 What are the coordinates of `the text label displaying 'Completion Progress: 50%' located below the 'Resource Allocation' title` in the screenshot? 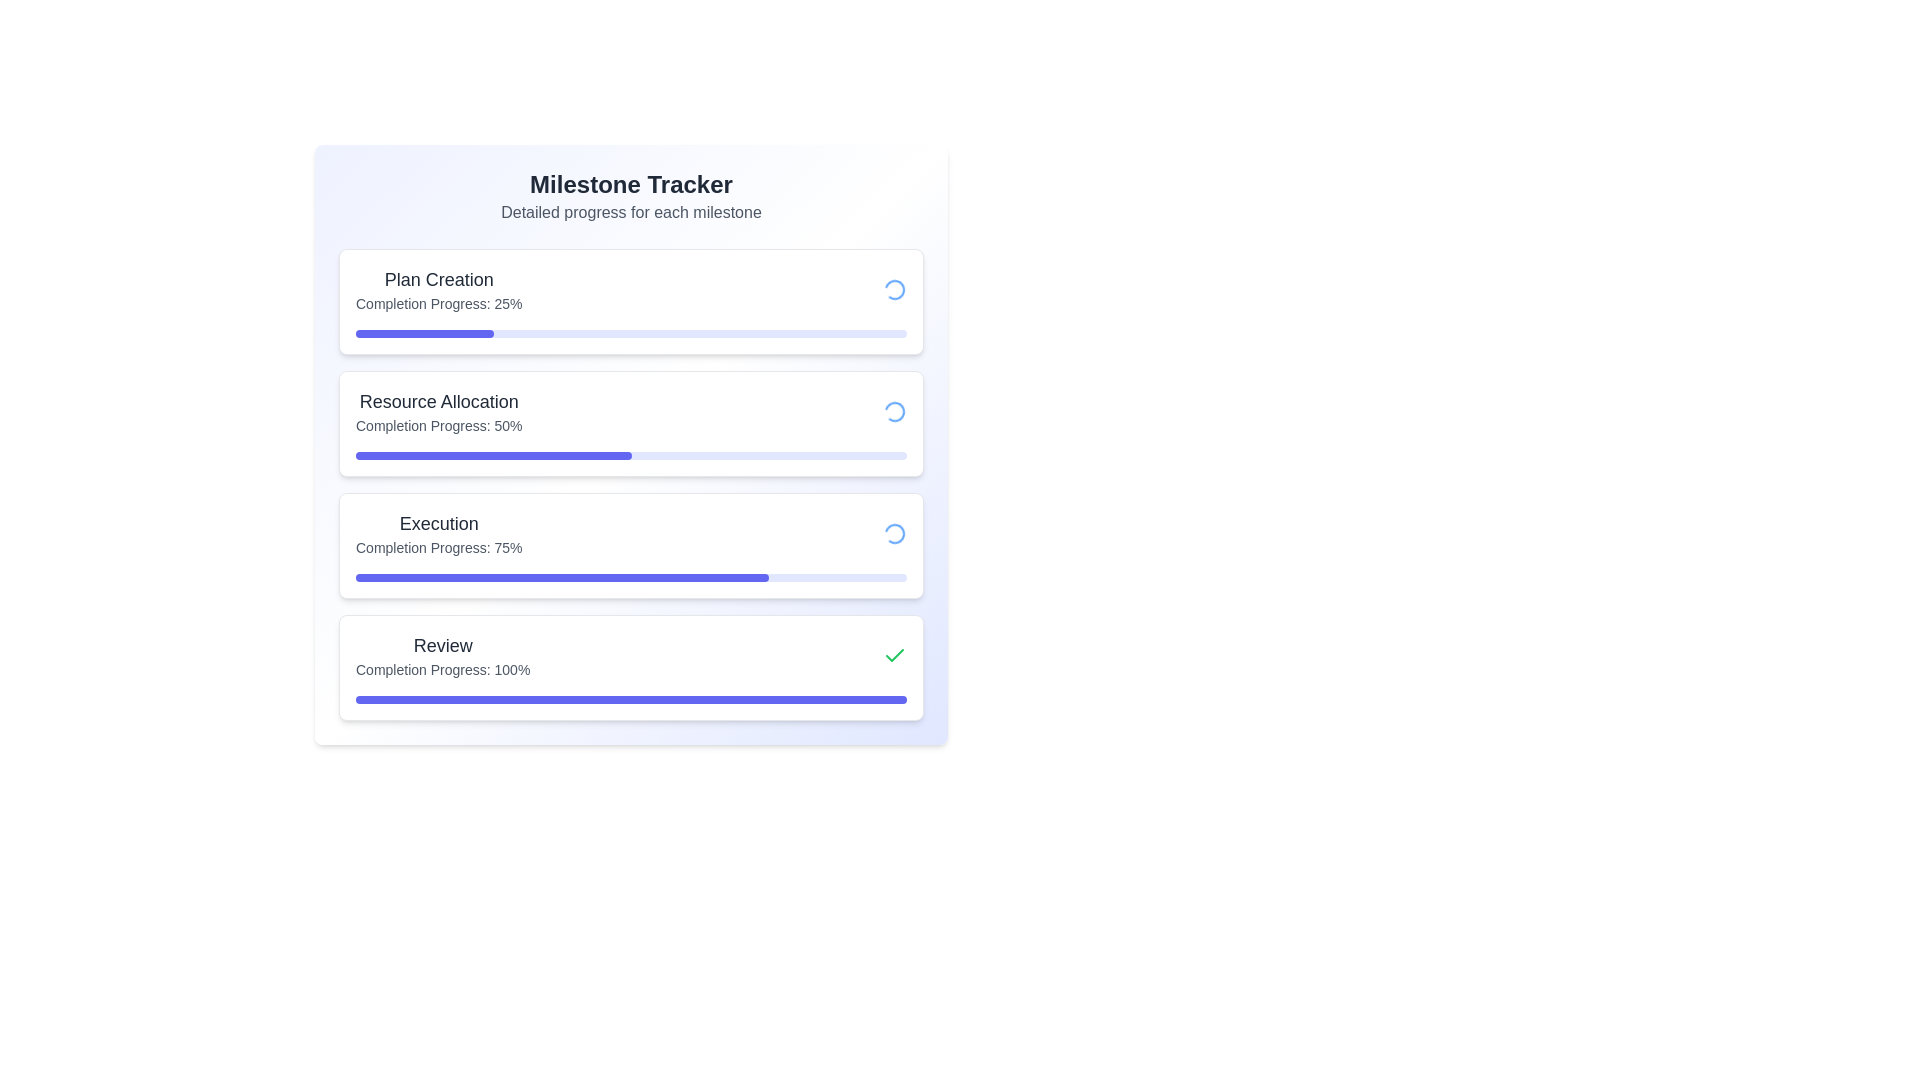 It's located at (438, 424).